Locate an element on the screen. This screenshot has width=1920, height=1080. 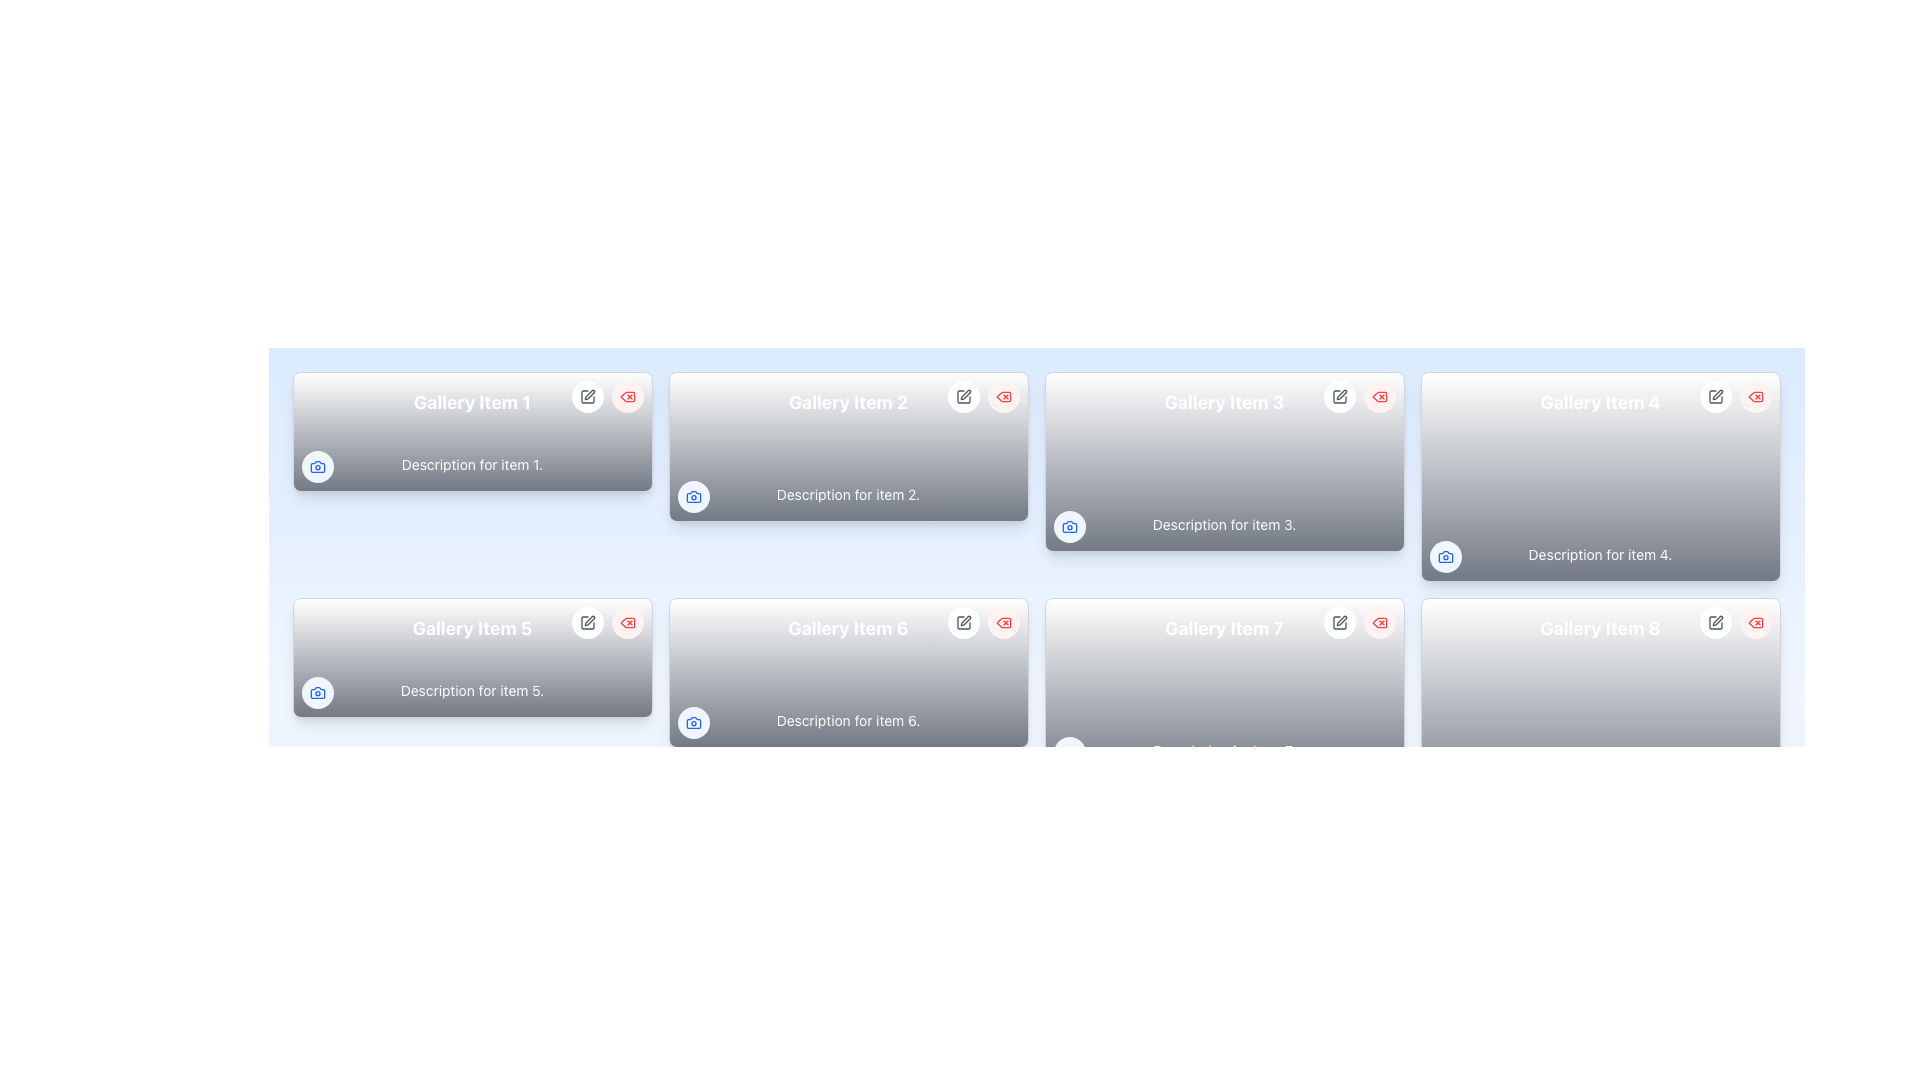
the button located in the bottom left corner of the card labeled 'Gallery Item 3' is located at coordinates (1068, 526).